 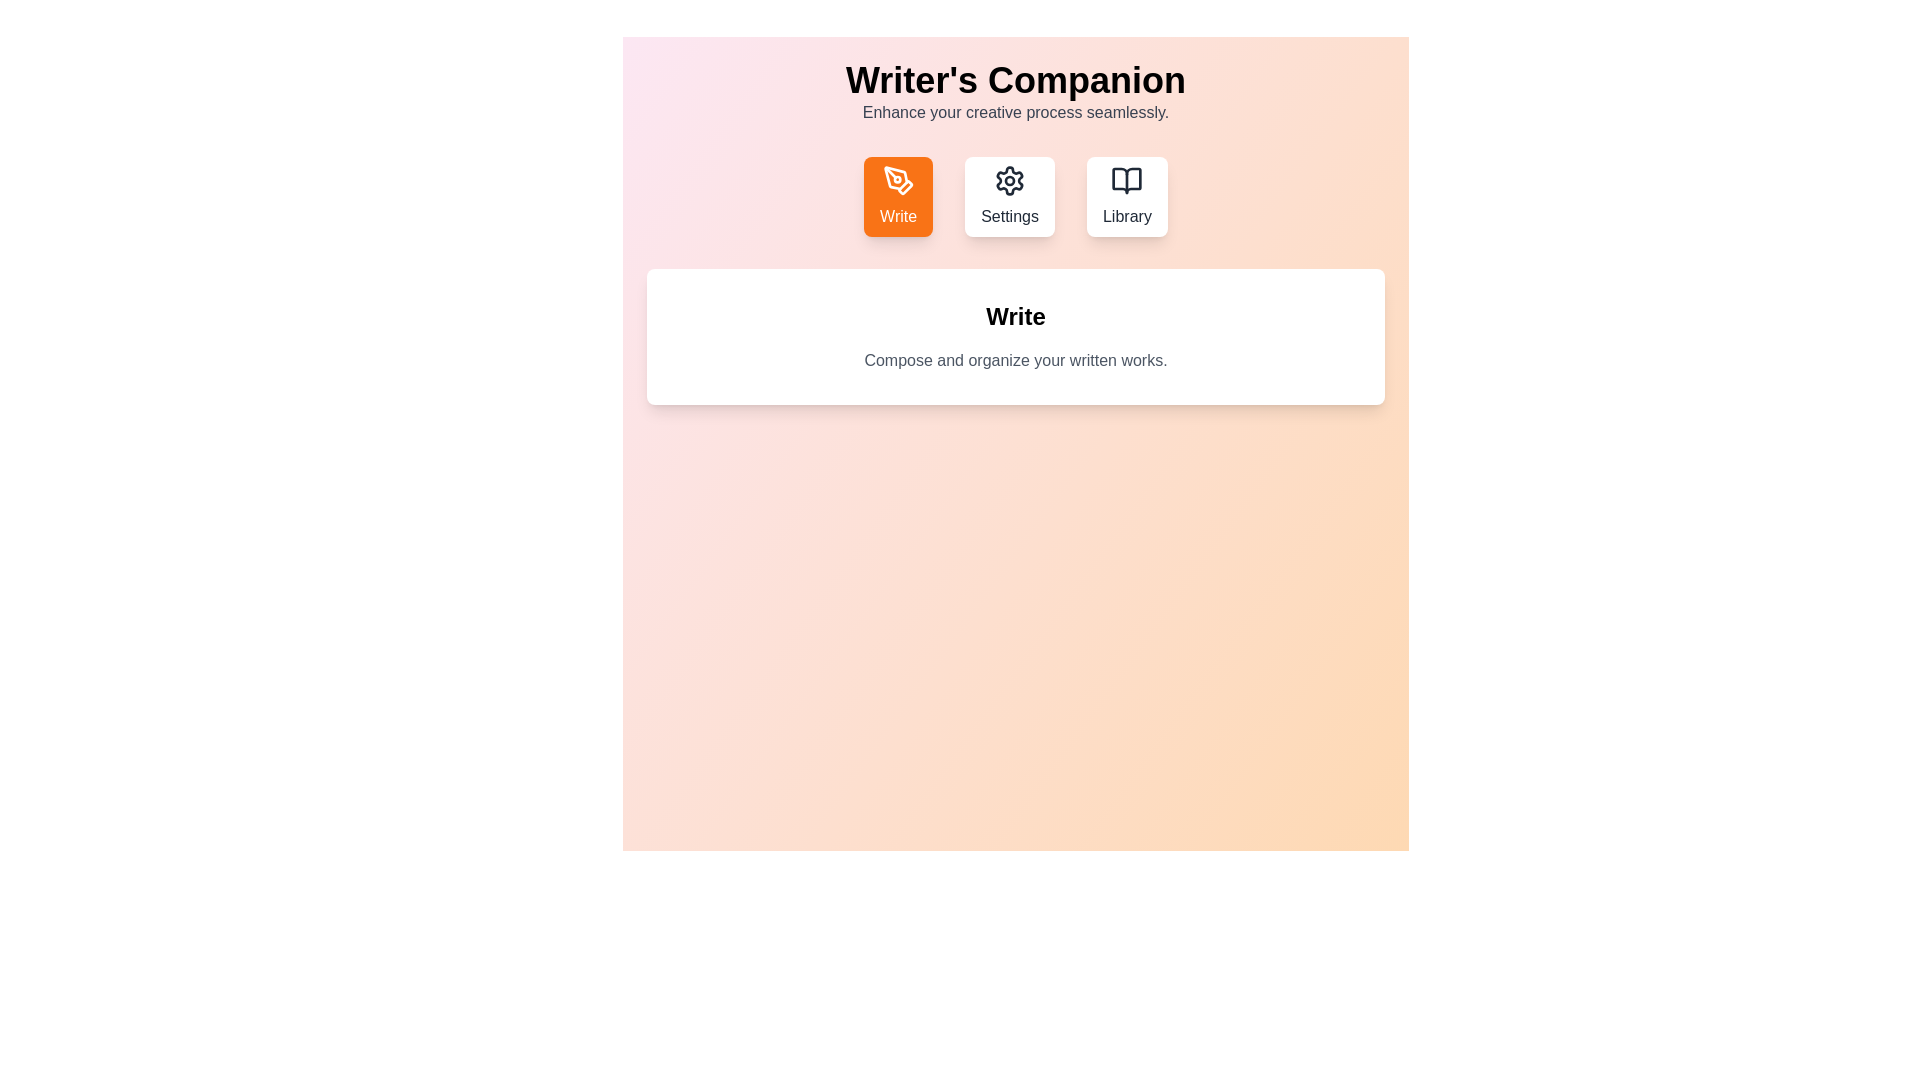 What do you see at coordinates (1127, 196) in the screenshot?
I see `the Library tab by clicking on its corresponding button` at bounding box center [1127, 196].